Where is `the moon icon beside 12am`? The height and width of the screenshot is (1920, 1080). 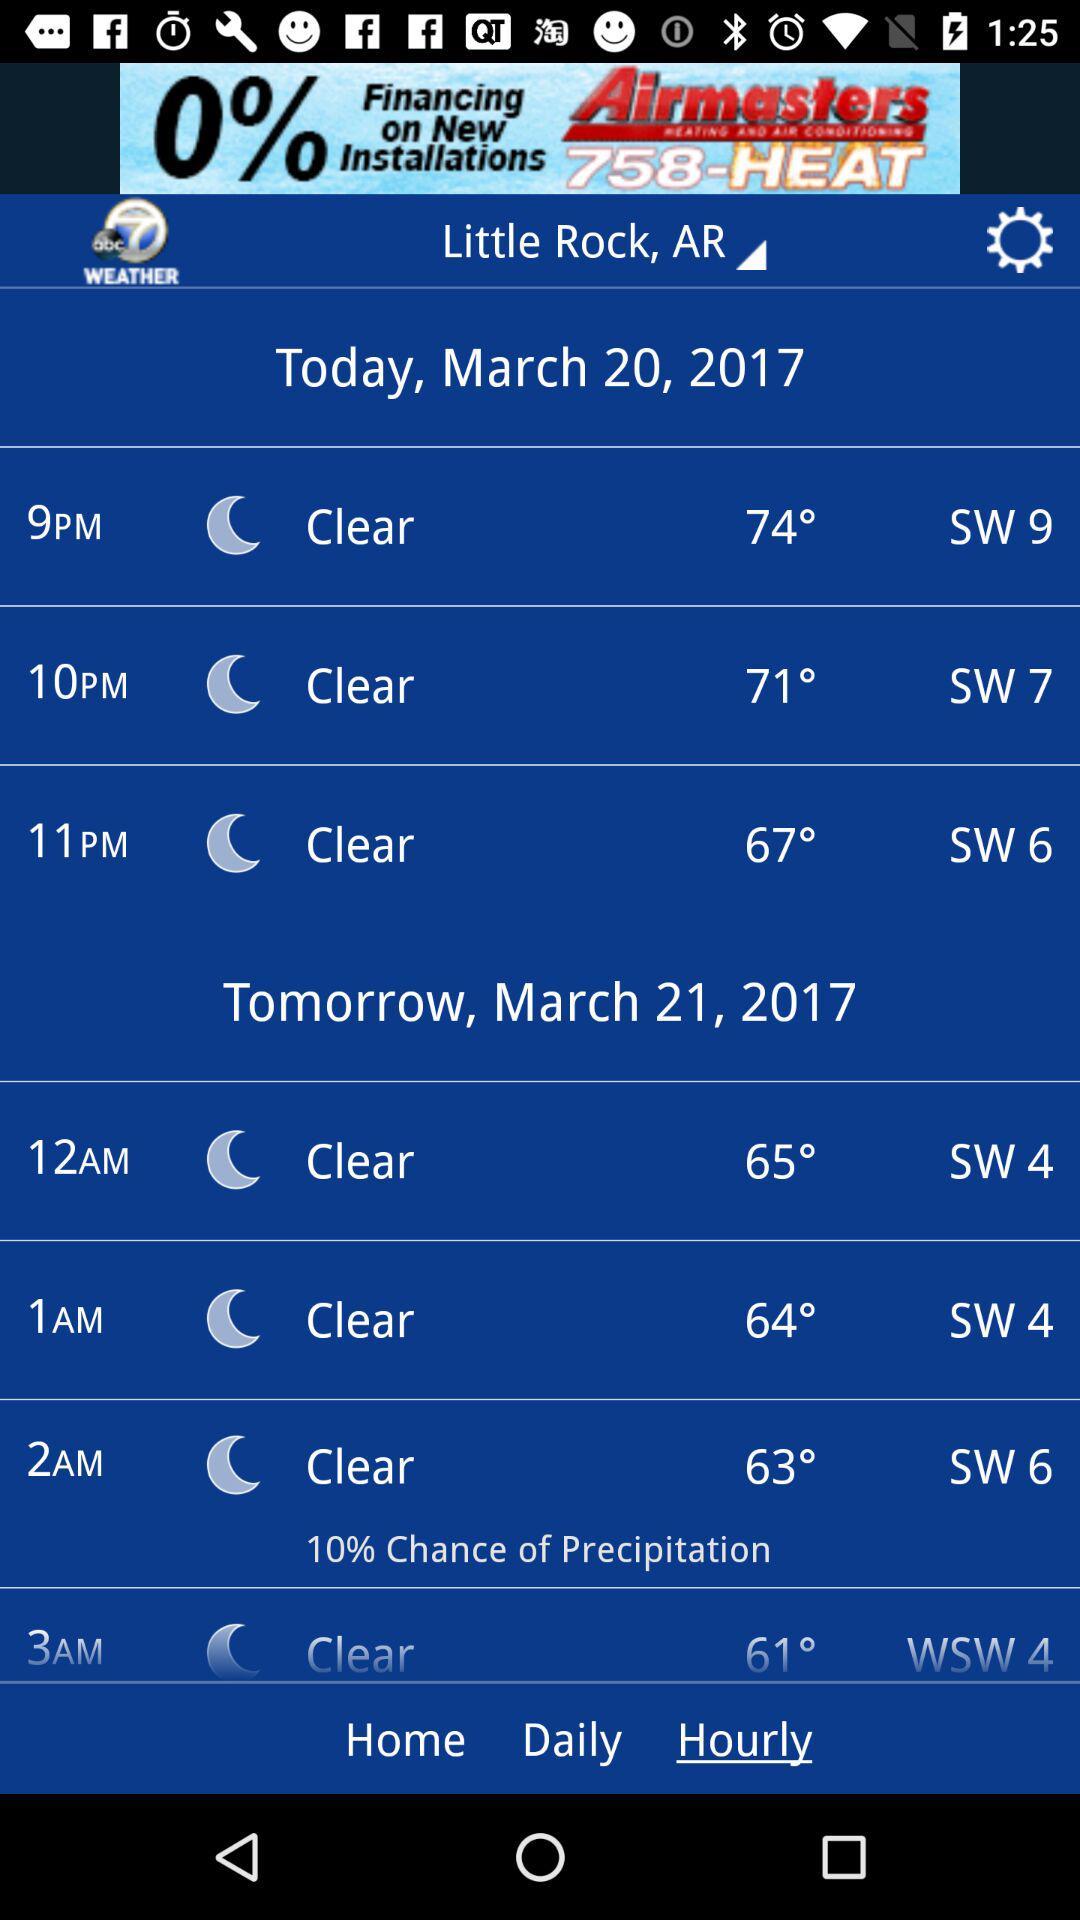 the moon icon beside 12am is located at coordinates (230, 1160).